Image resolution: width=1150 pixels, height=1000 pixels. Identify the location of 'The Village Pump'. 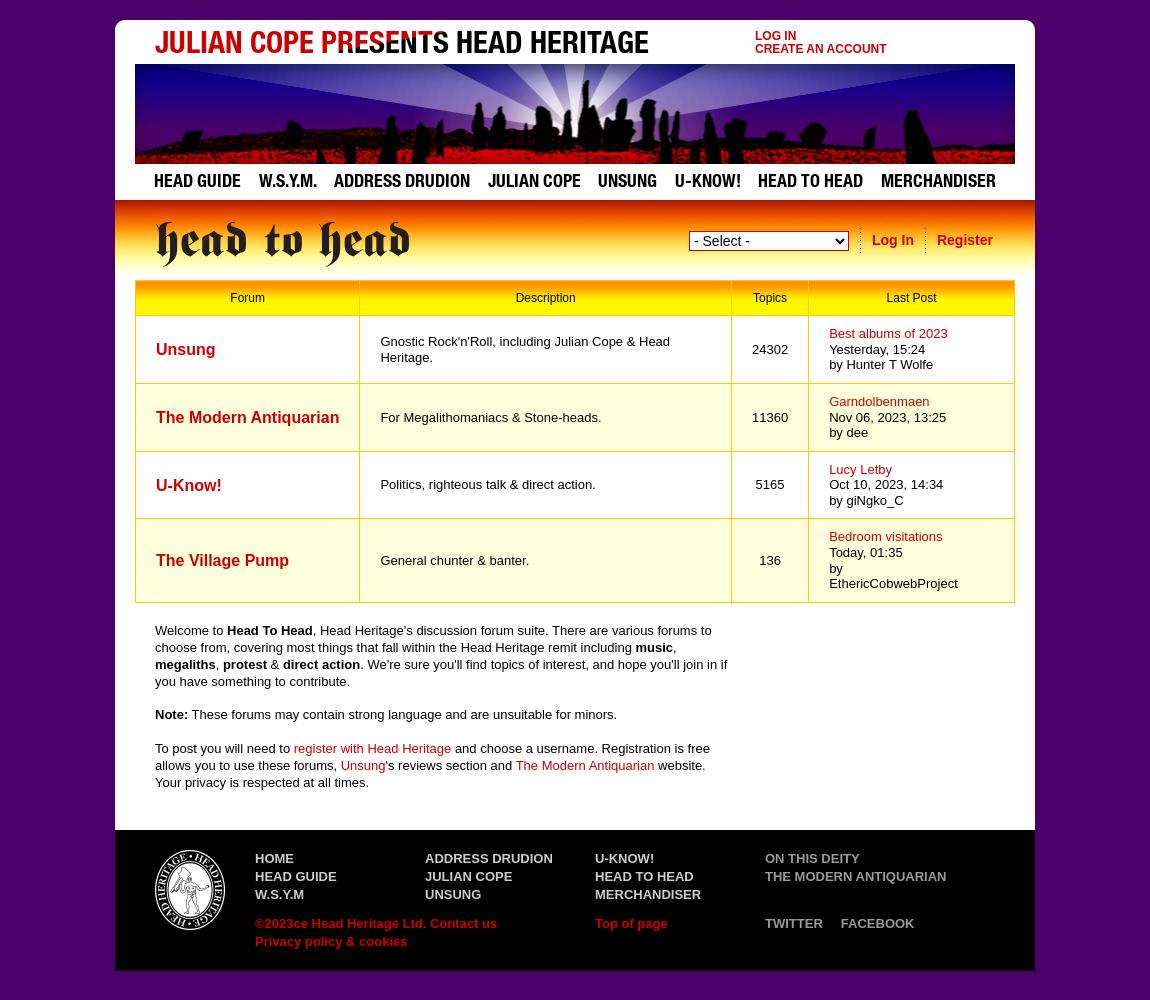
(221, 560).